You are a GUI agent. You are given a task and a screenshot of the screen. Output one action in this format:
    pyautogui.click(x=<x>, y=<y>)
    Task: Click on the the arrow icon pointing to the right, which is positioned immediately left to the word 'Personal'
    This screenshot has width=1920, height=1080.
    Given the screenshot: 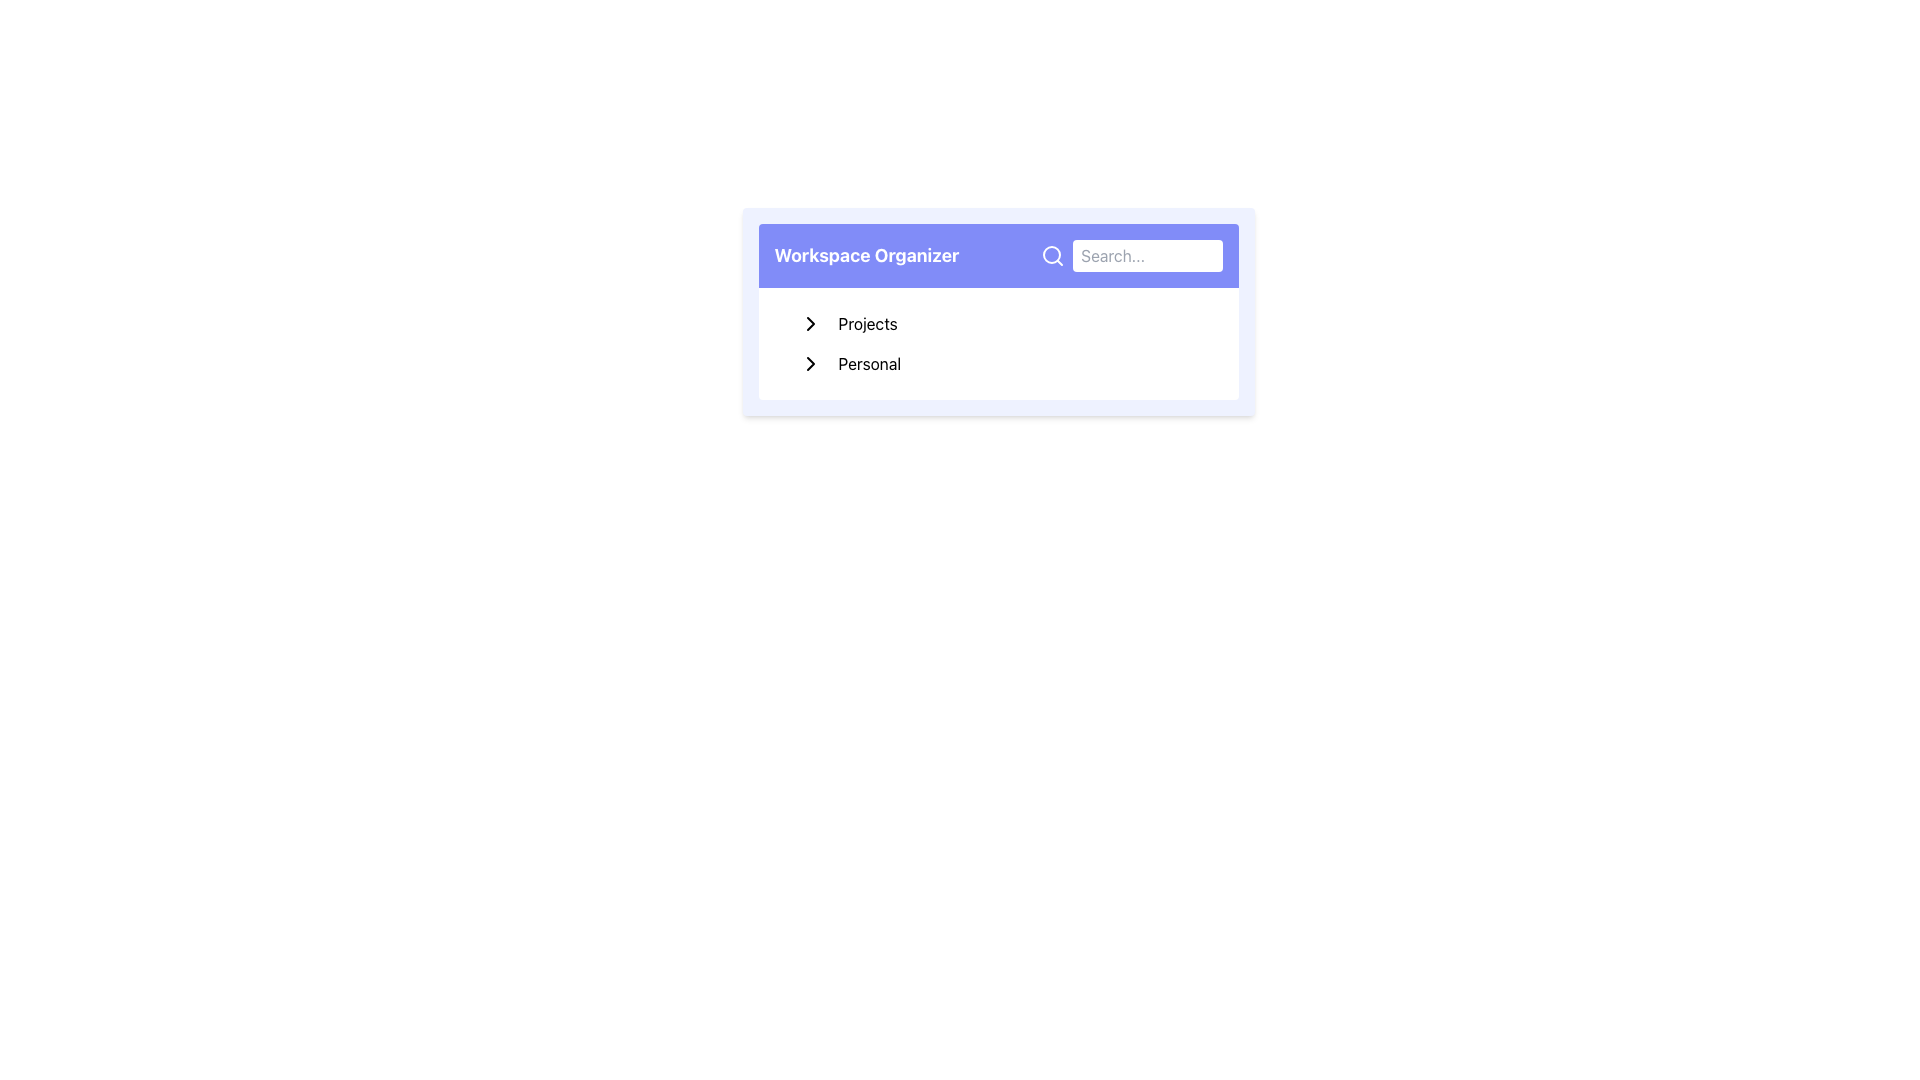 What is the action you would take?
    pyautogui.click(x=810, y=363)
    